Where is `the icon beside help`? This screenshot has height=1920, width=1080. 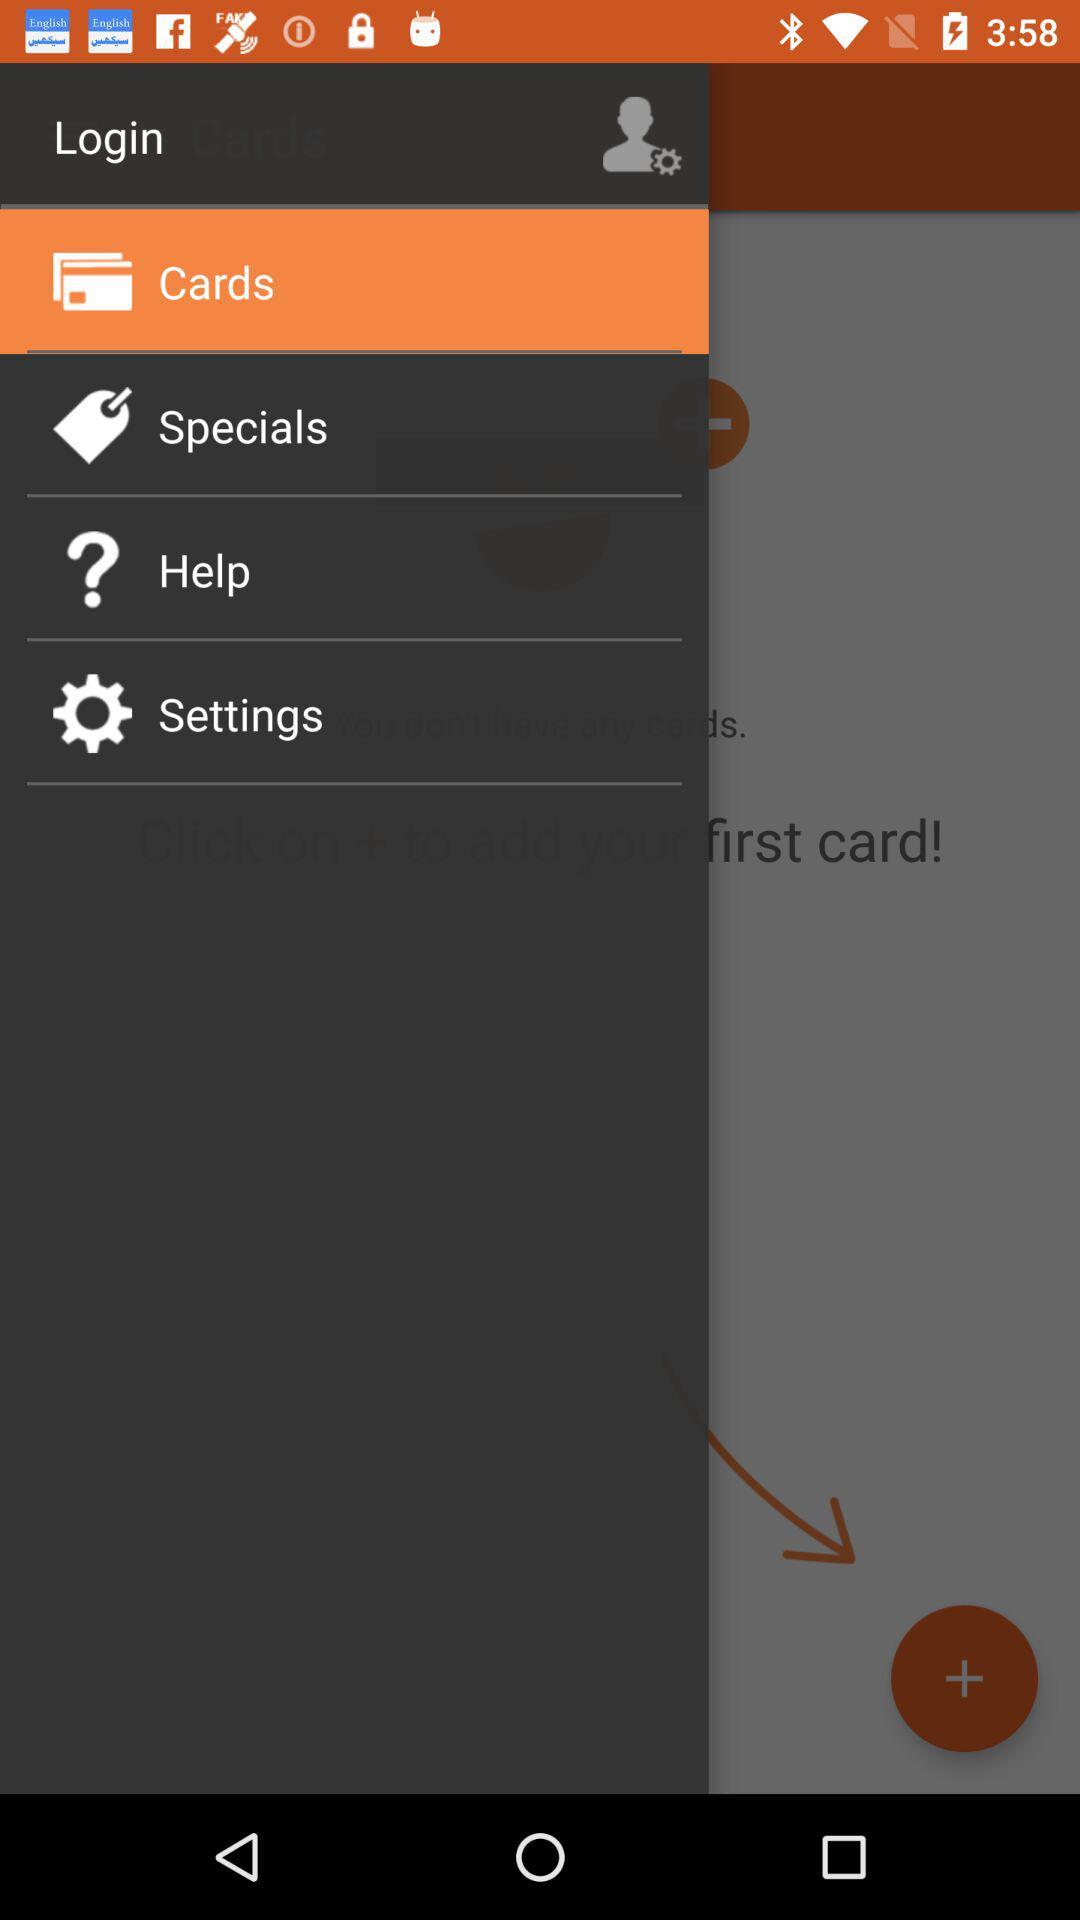 the icon beside help is located at coordinates (92, 568).